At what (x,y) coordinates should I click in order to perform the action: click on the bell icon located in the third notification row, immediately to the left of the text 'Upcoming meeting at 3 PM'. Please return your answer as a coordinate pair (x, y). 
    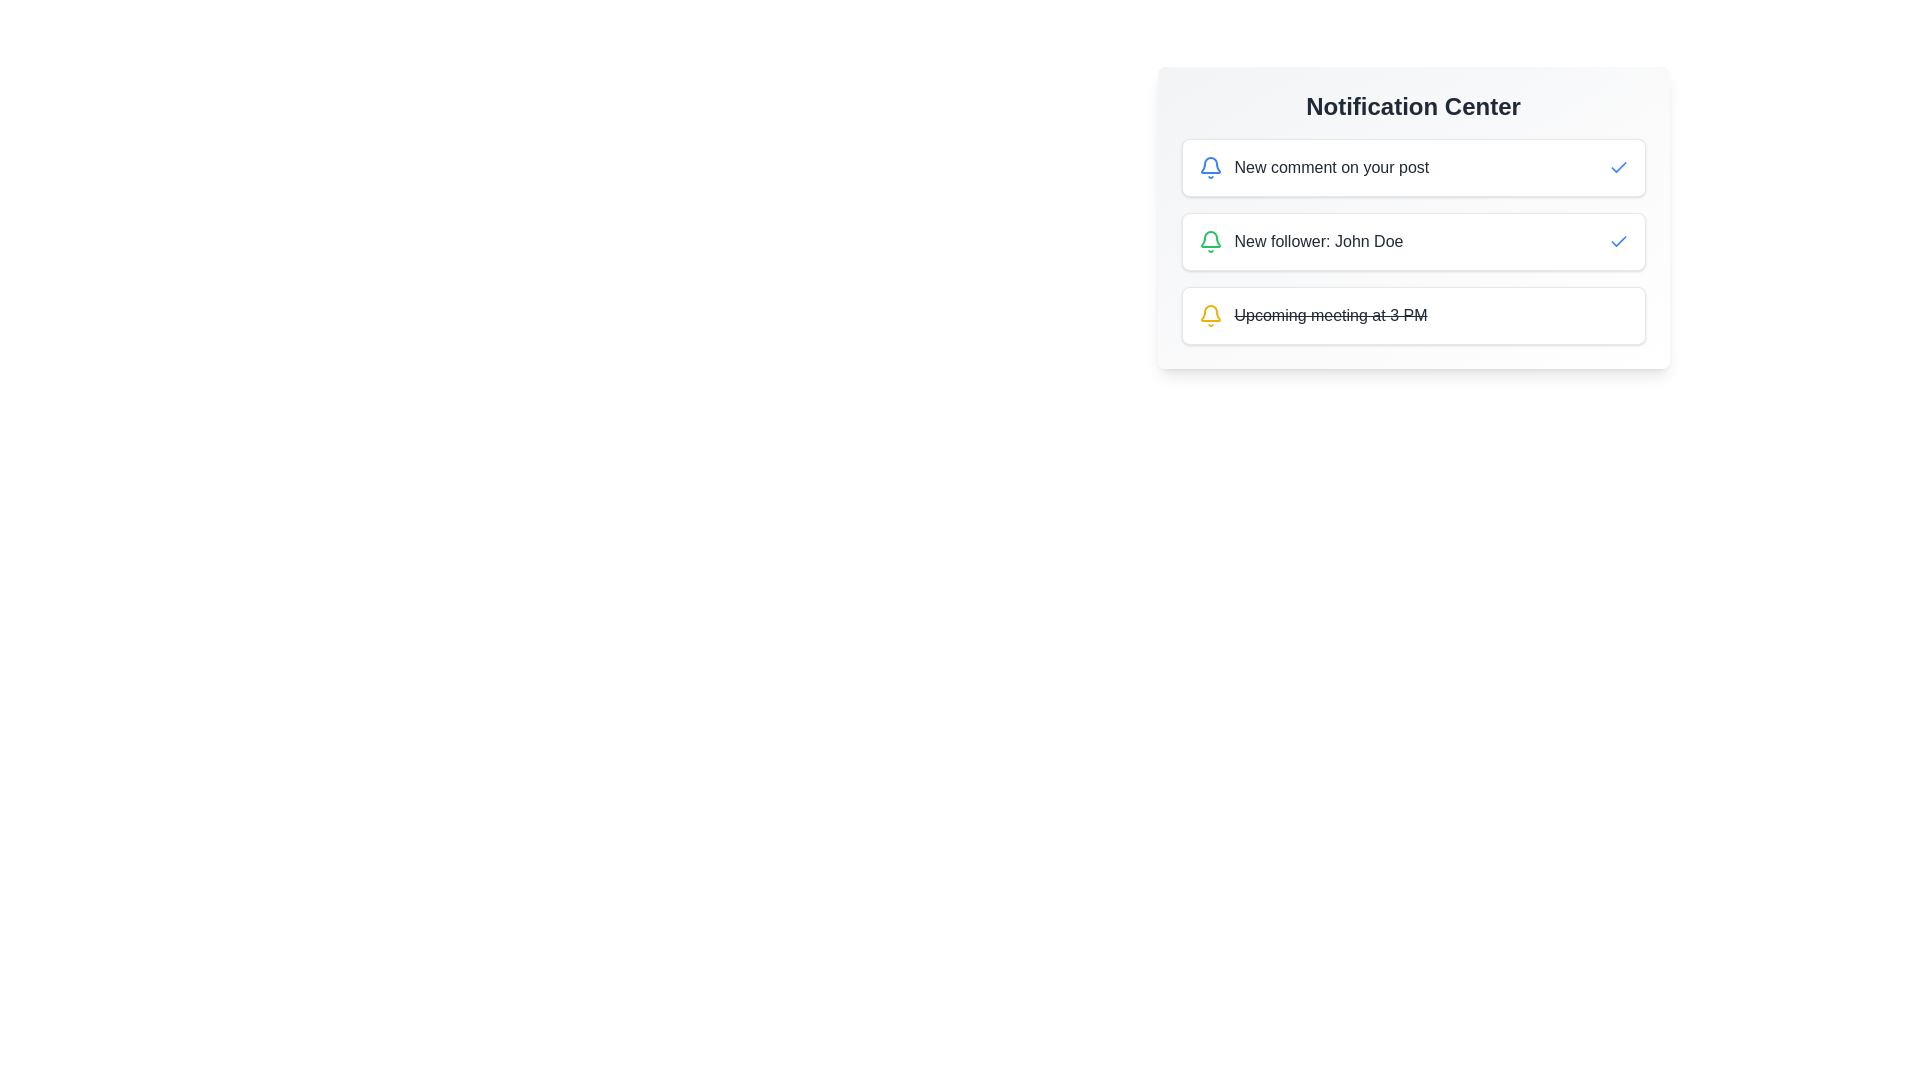
    Looking at the image, I should click on (1209, 315).